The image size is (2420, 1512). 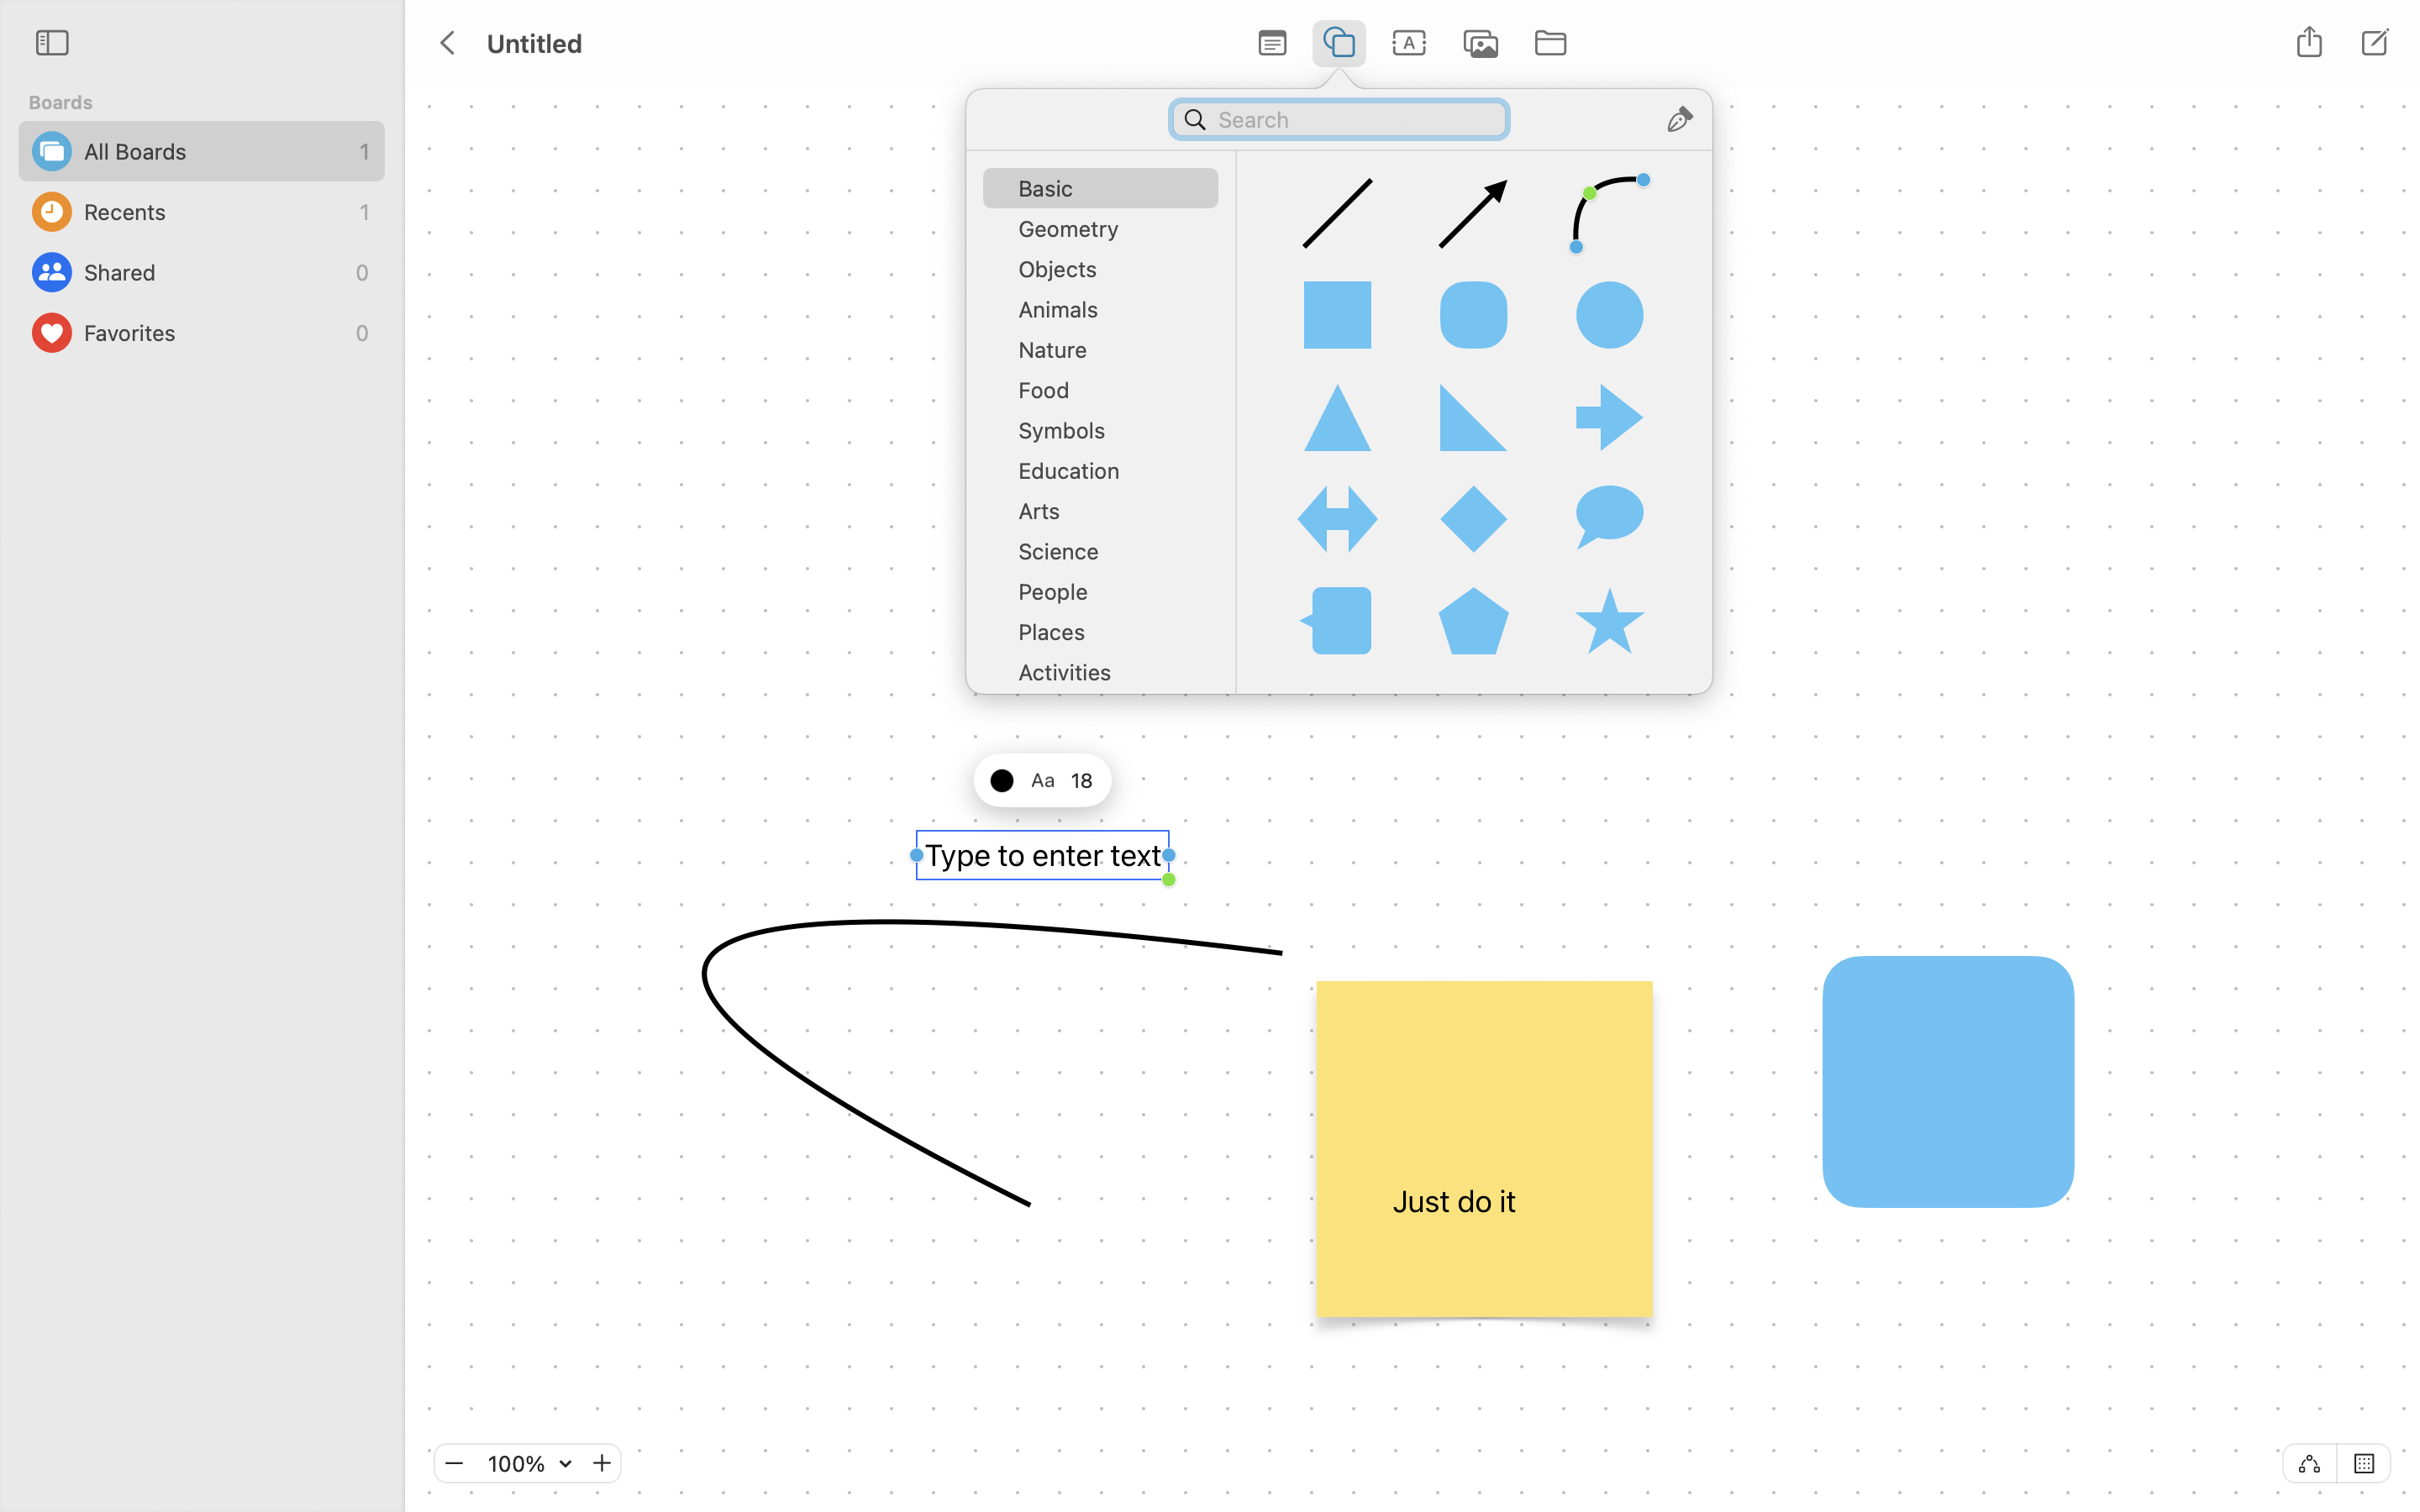 What do you see at coordinates (1107, 395) in the screenshot?
I see `'Food'` at bounding box center [1107, 395].